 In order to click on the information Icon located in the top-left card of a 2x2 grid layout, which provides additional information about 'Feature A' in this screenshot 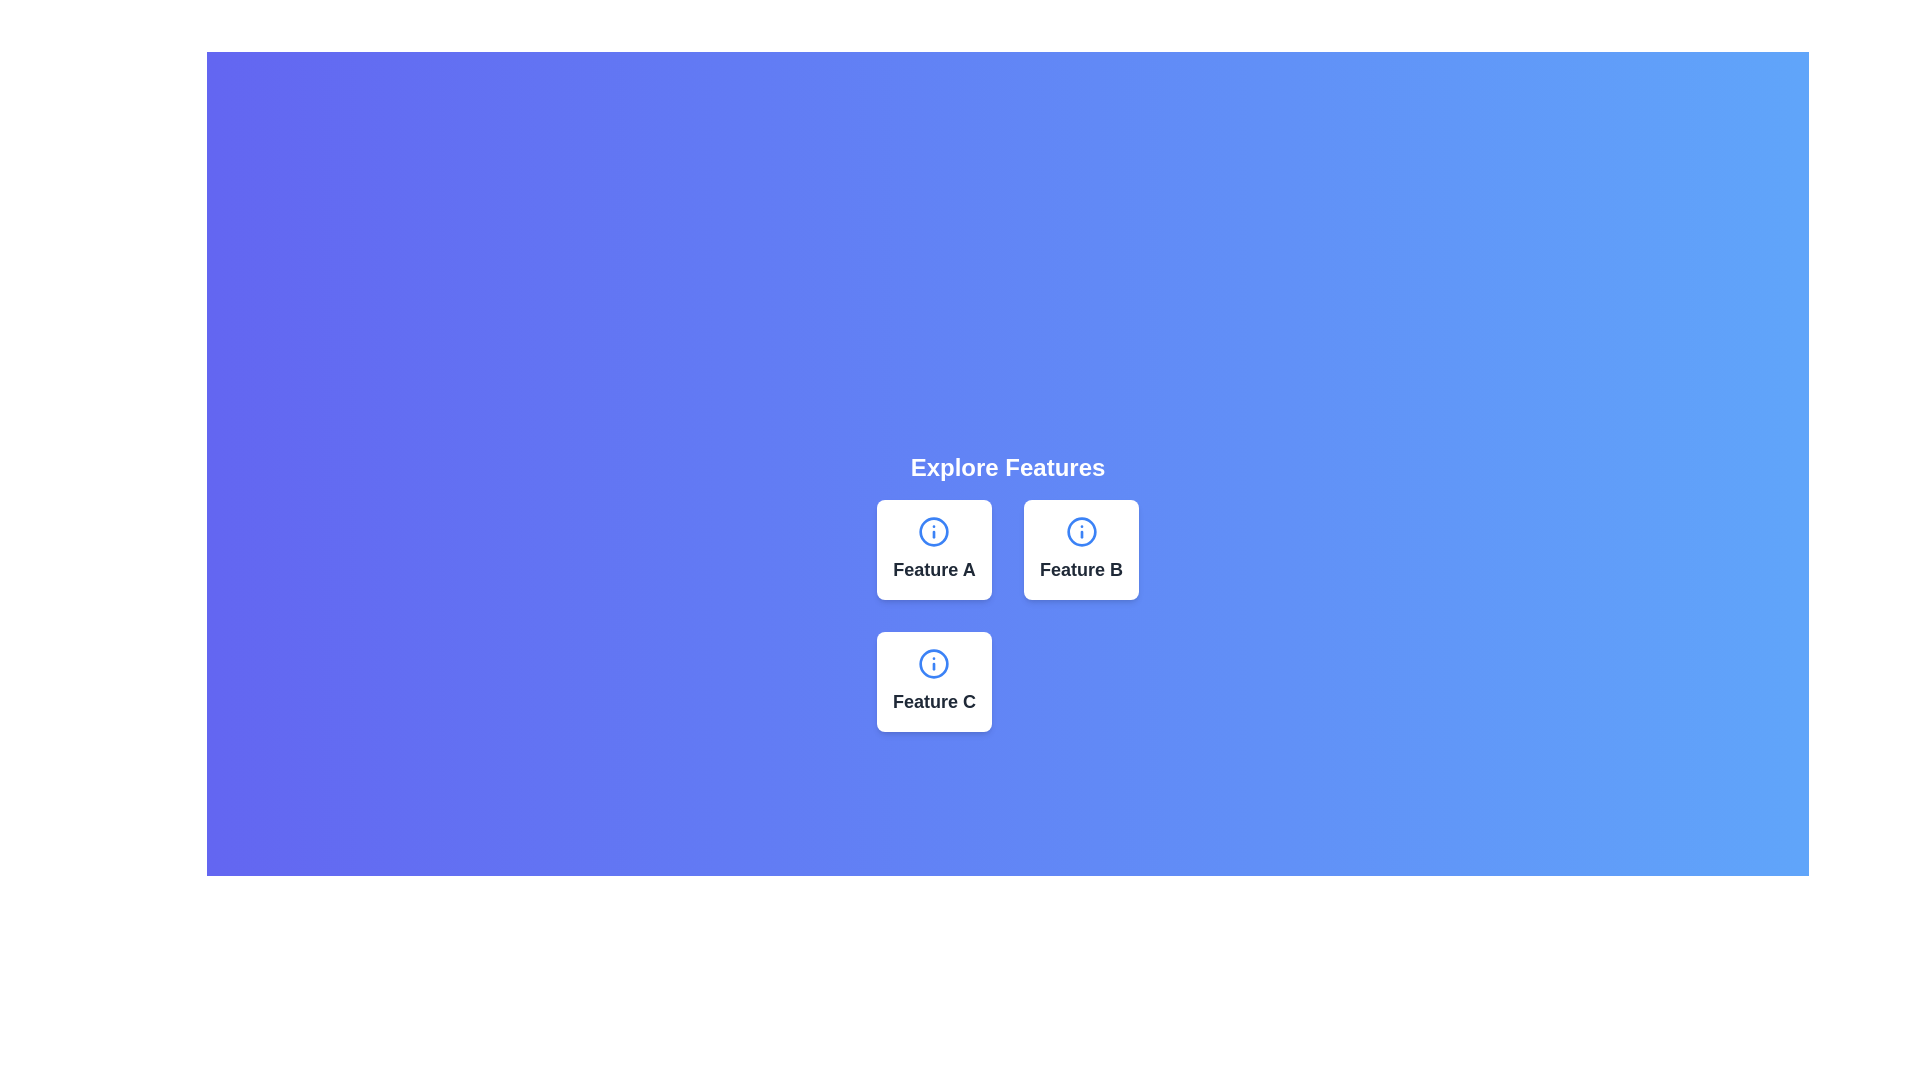, I will do `click(933, 531)`.